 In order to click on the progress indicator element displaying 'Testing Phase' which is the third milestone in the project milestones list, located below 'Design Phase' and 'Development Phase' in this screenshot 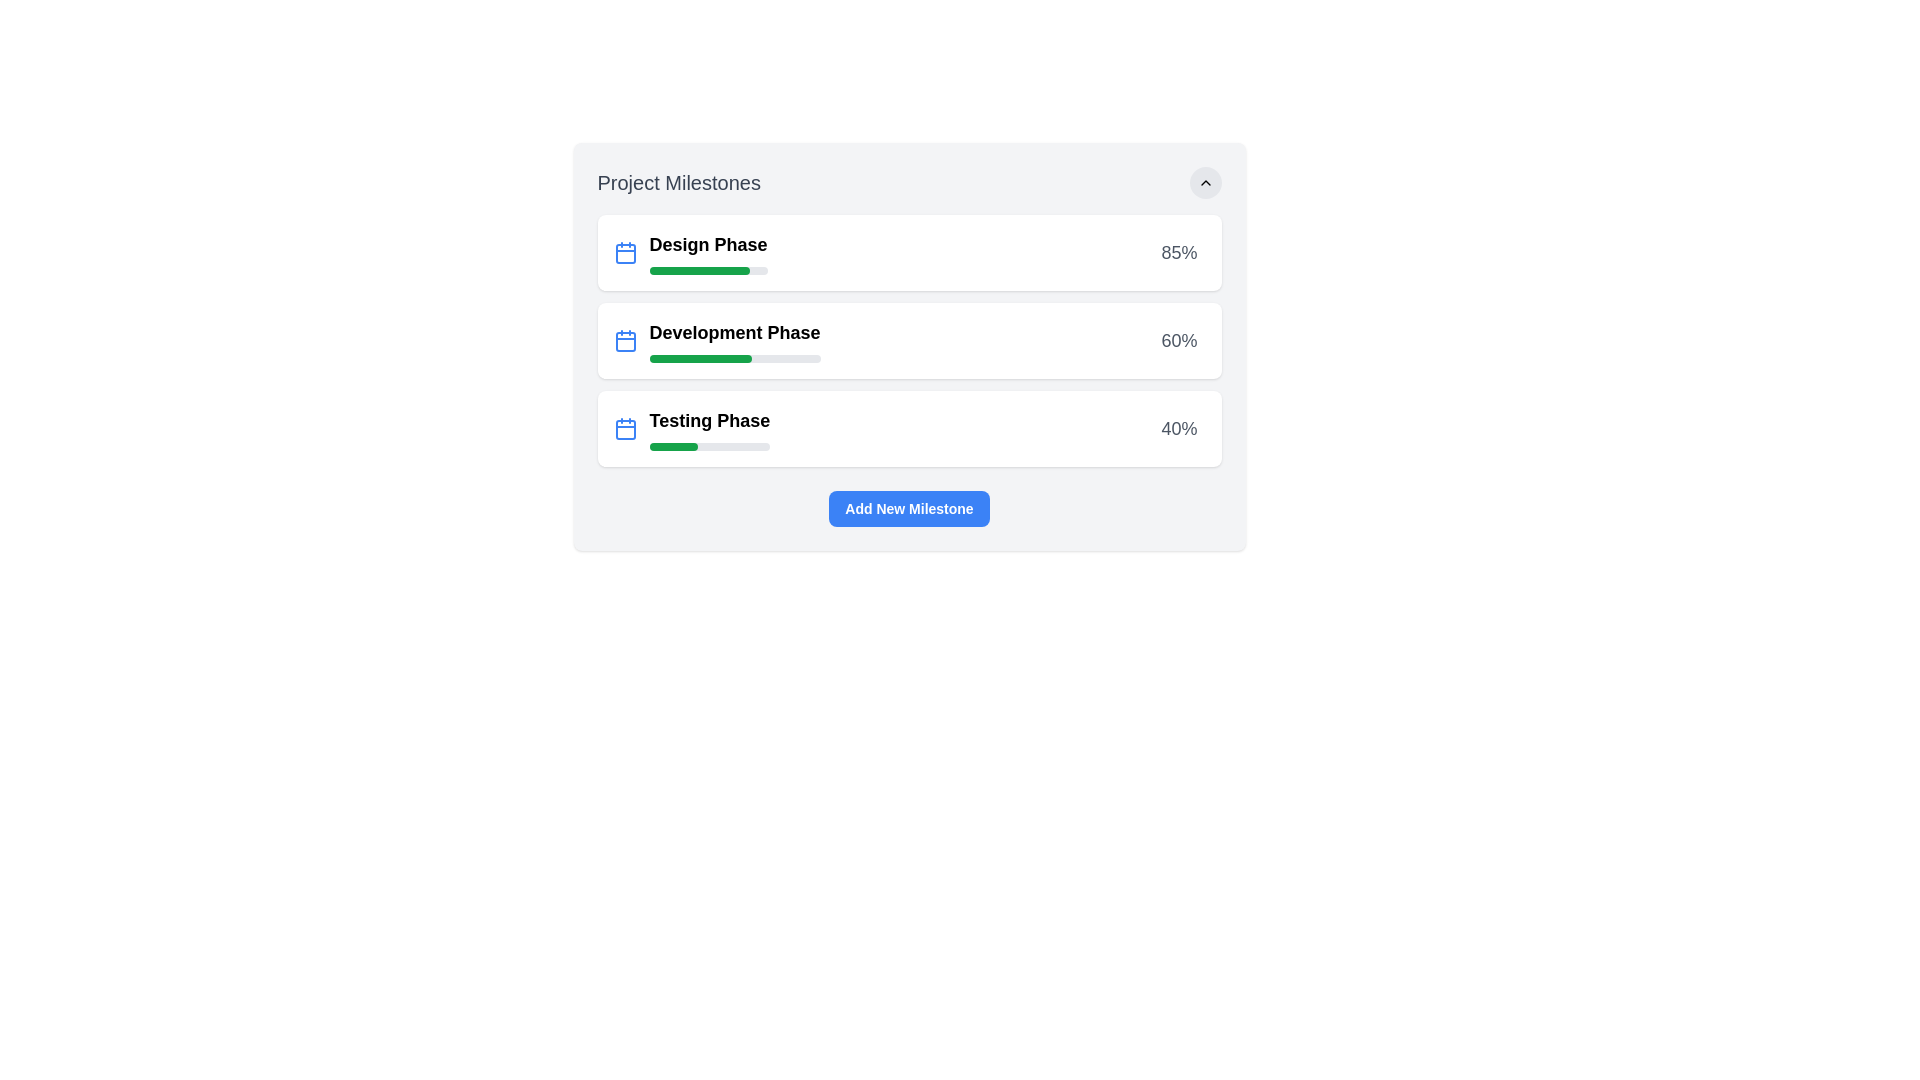, I will do `click(709, 427)`.